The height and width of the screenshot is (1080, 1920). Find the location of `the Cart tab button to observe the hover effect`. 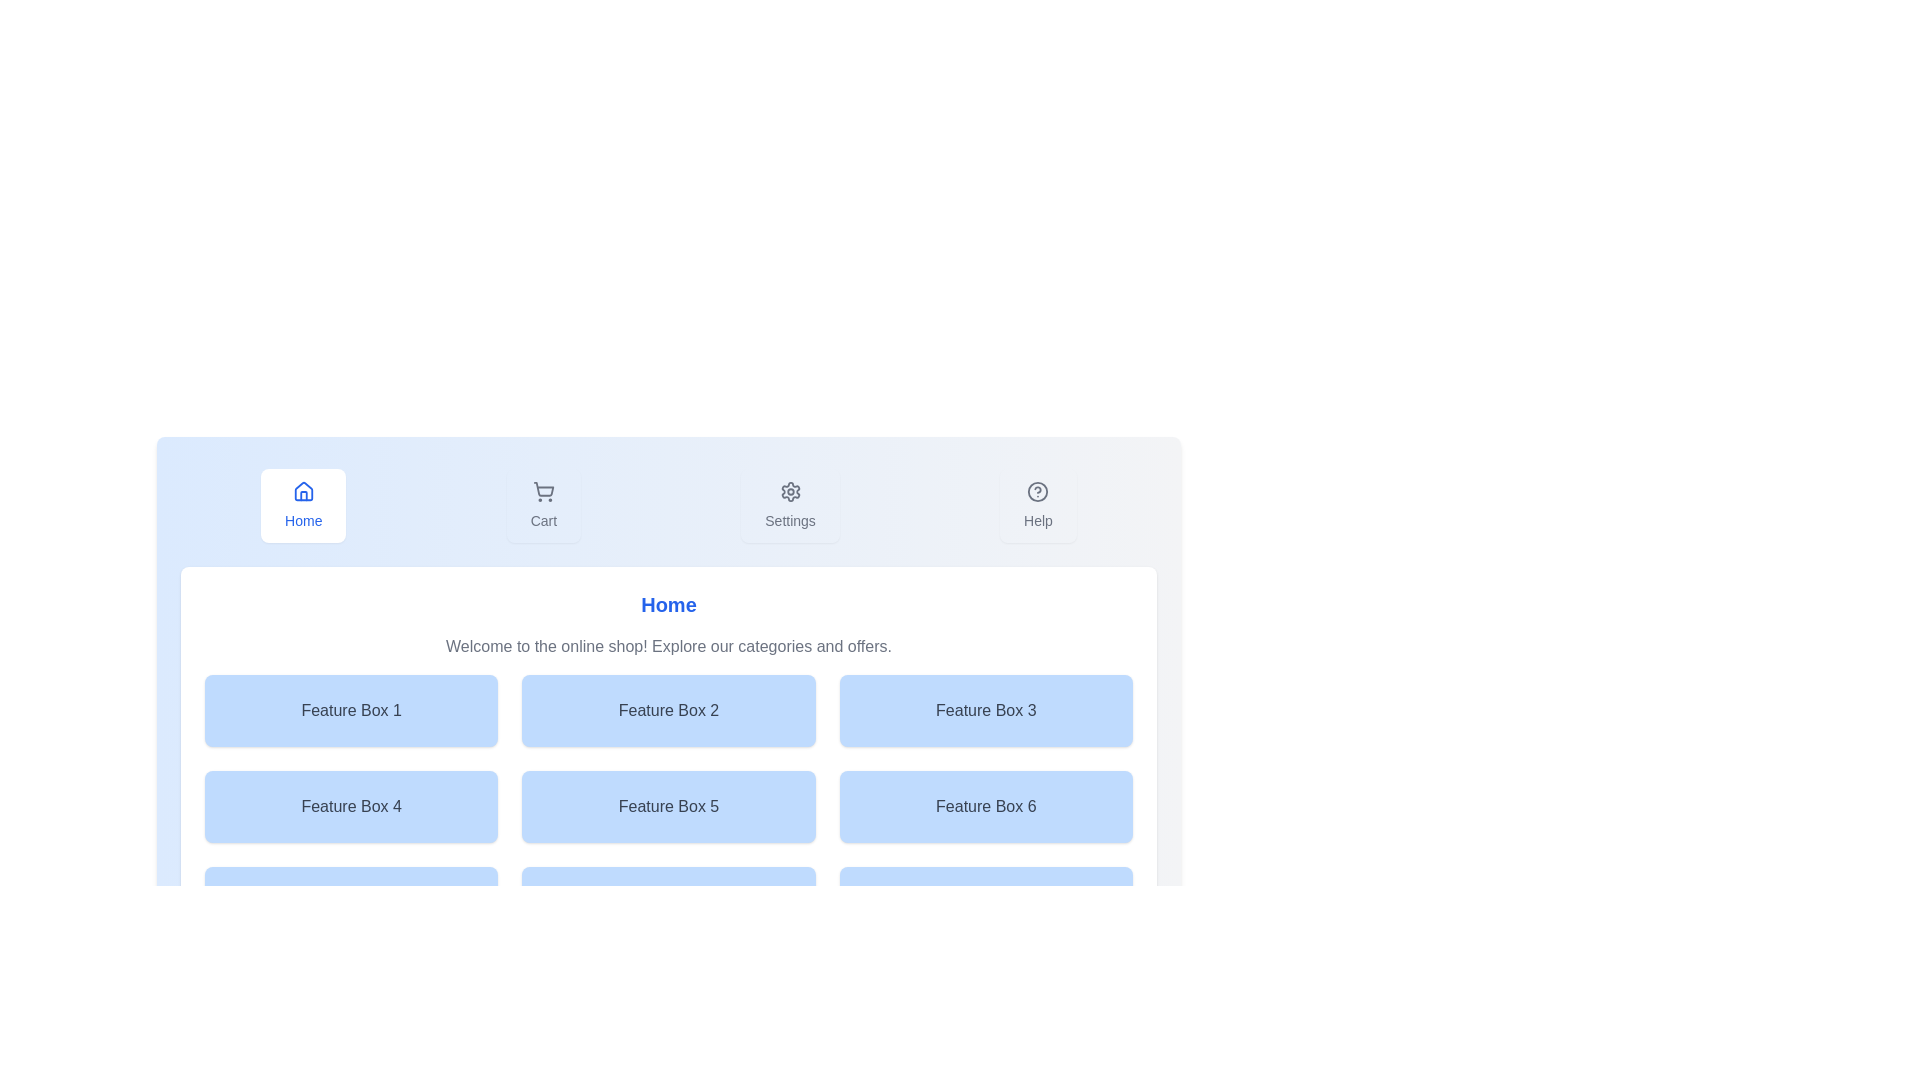

the Cart tab button to observe the hover effect is located at coordinates (543, 504).